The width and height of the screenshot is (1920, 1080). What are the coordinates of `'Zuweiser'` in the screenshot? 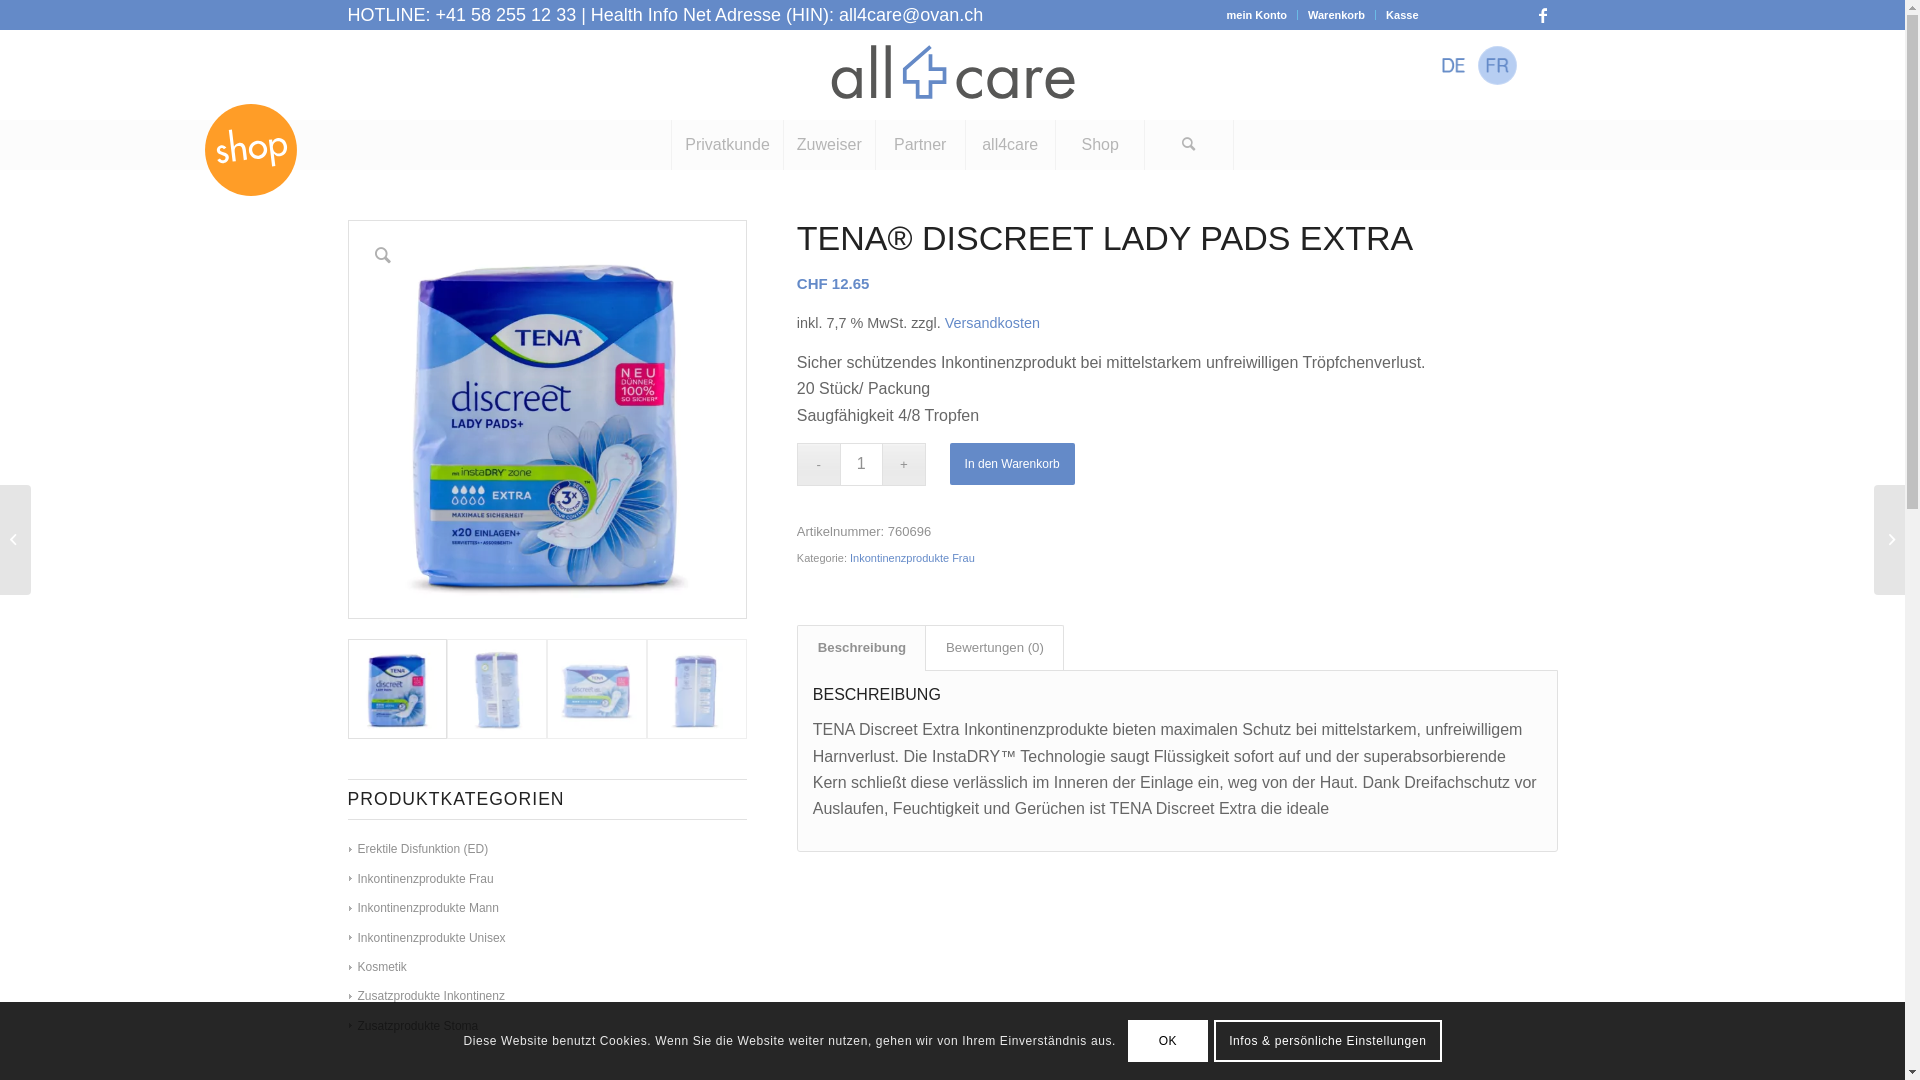 It's located at (829, 144).